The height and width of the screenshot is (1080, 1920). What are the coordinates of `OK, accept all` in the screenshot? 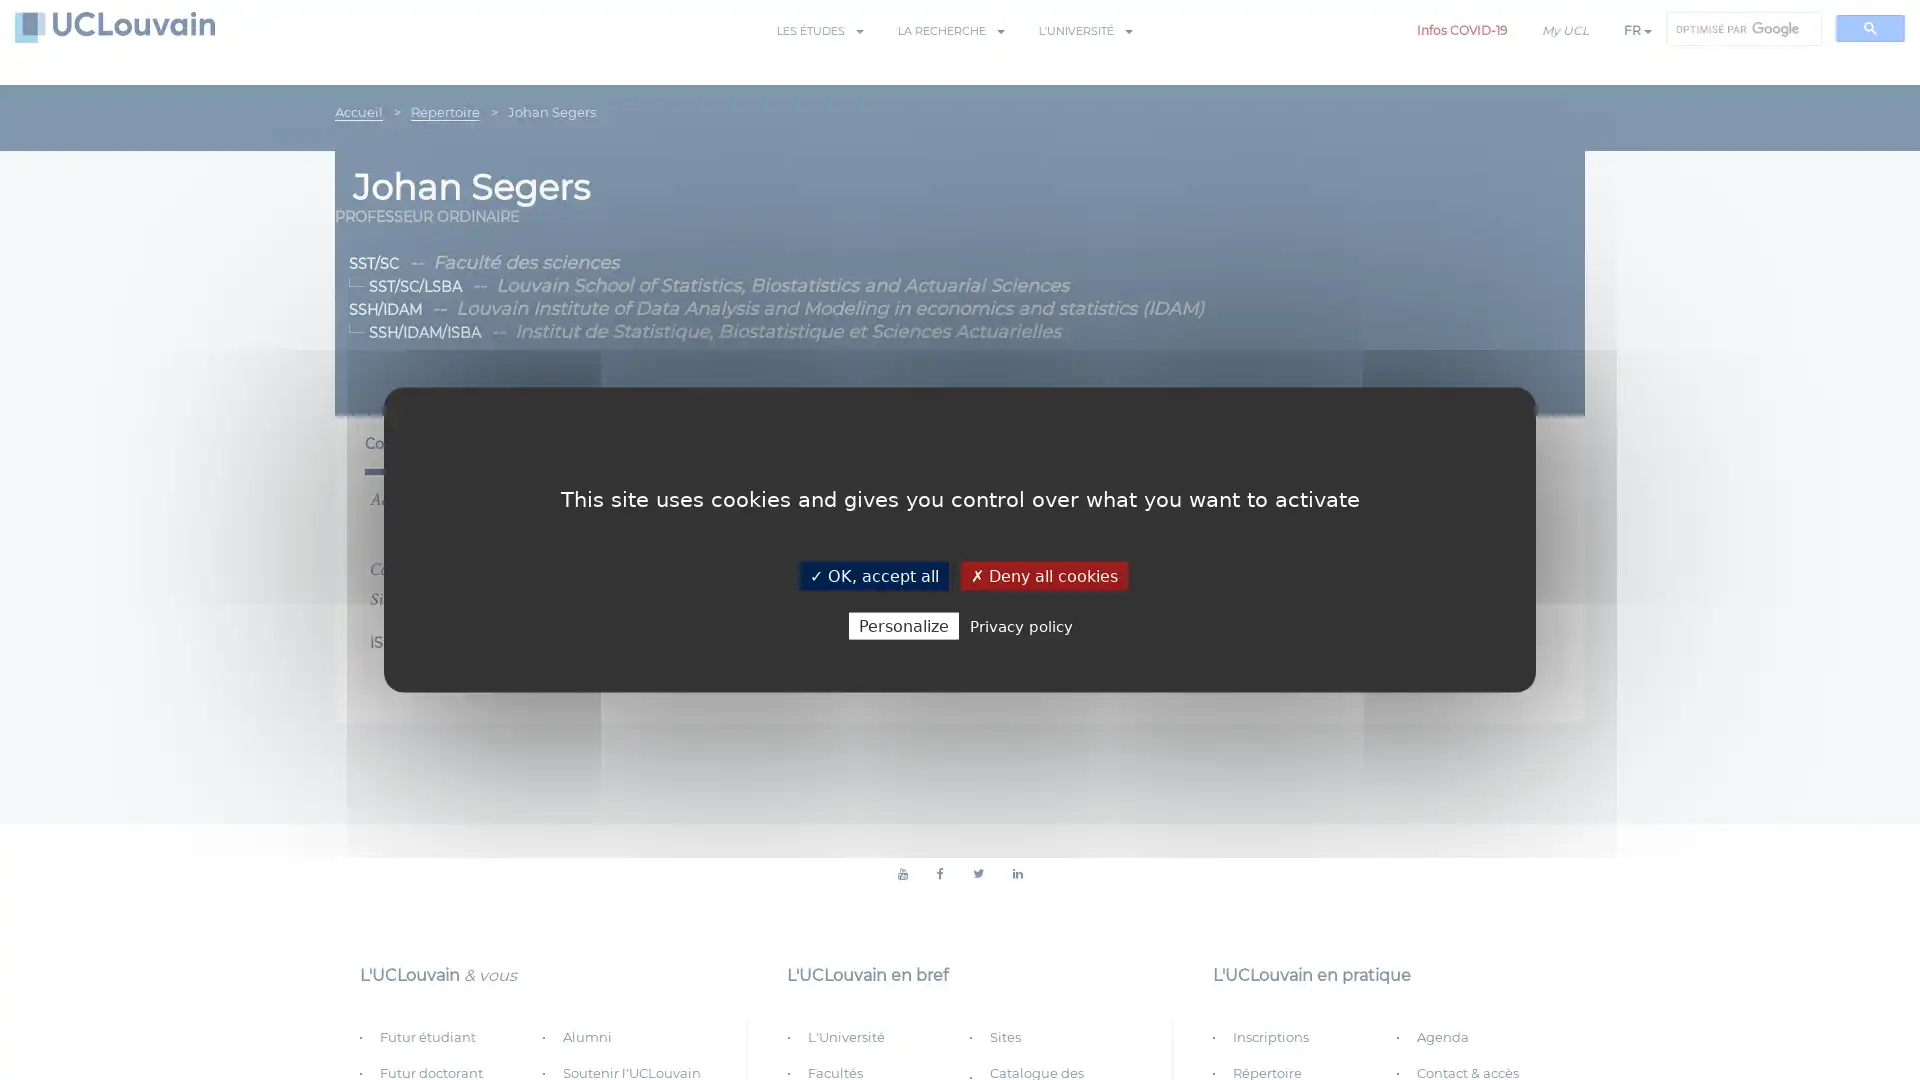 It's located at (873, 575).